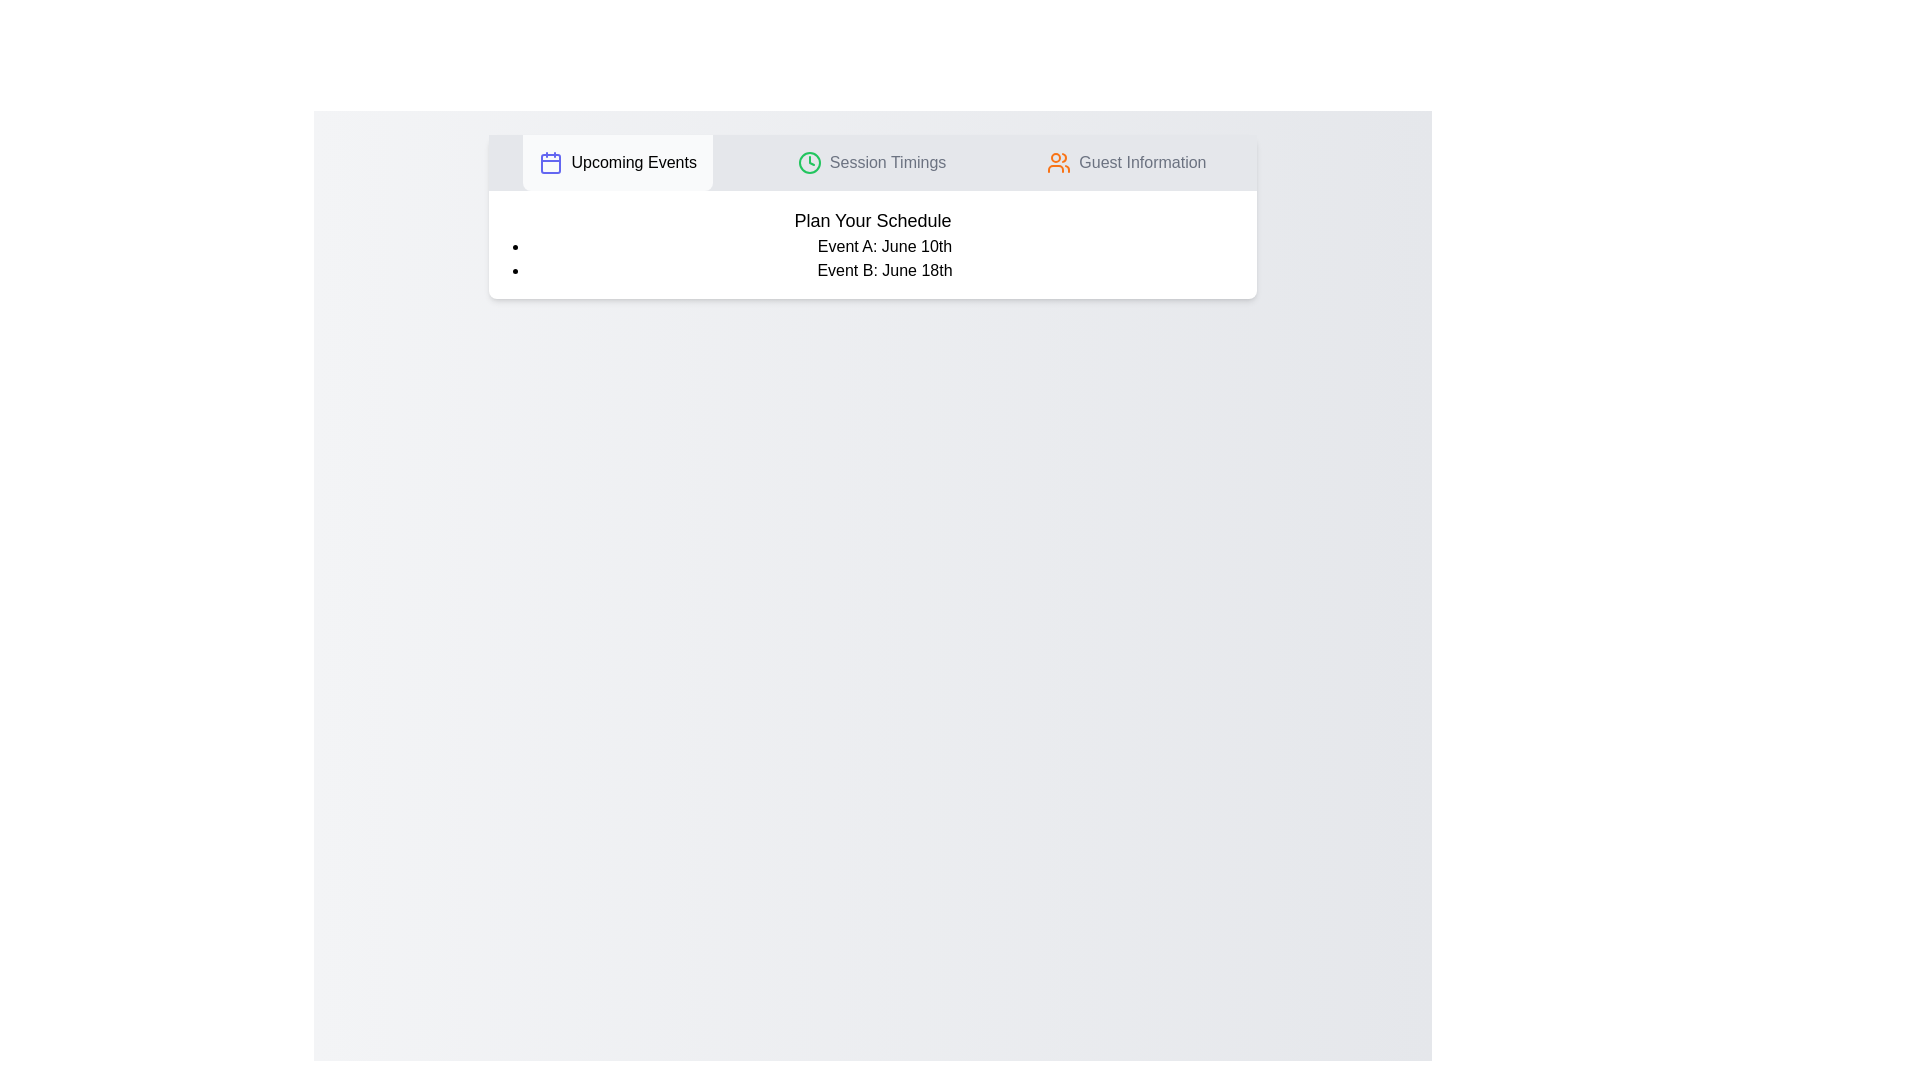  Describe the element at coordinates (617, 161) in the screenshot. I see `the tab labeled 'Upcoming Events' to observe its effect` at that location.